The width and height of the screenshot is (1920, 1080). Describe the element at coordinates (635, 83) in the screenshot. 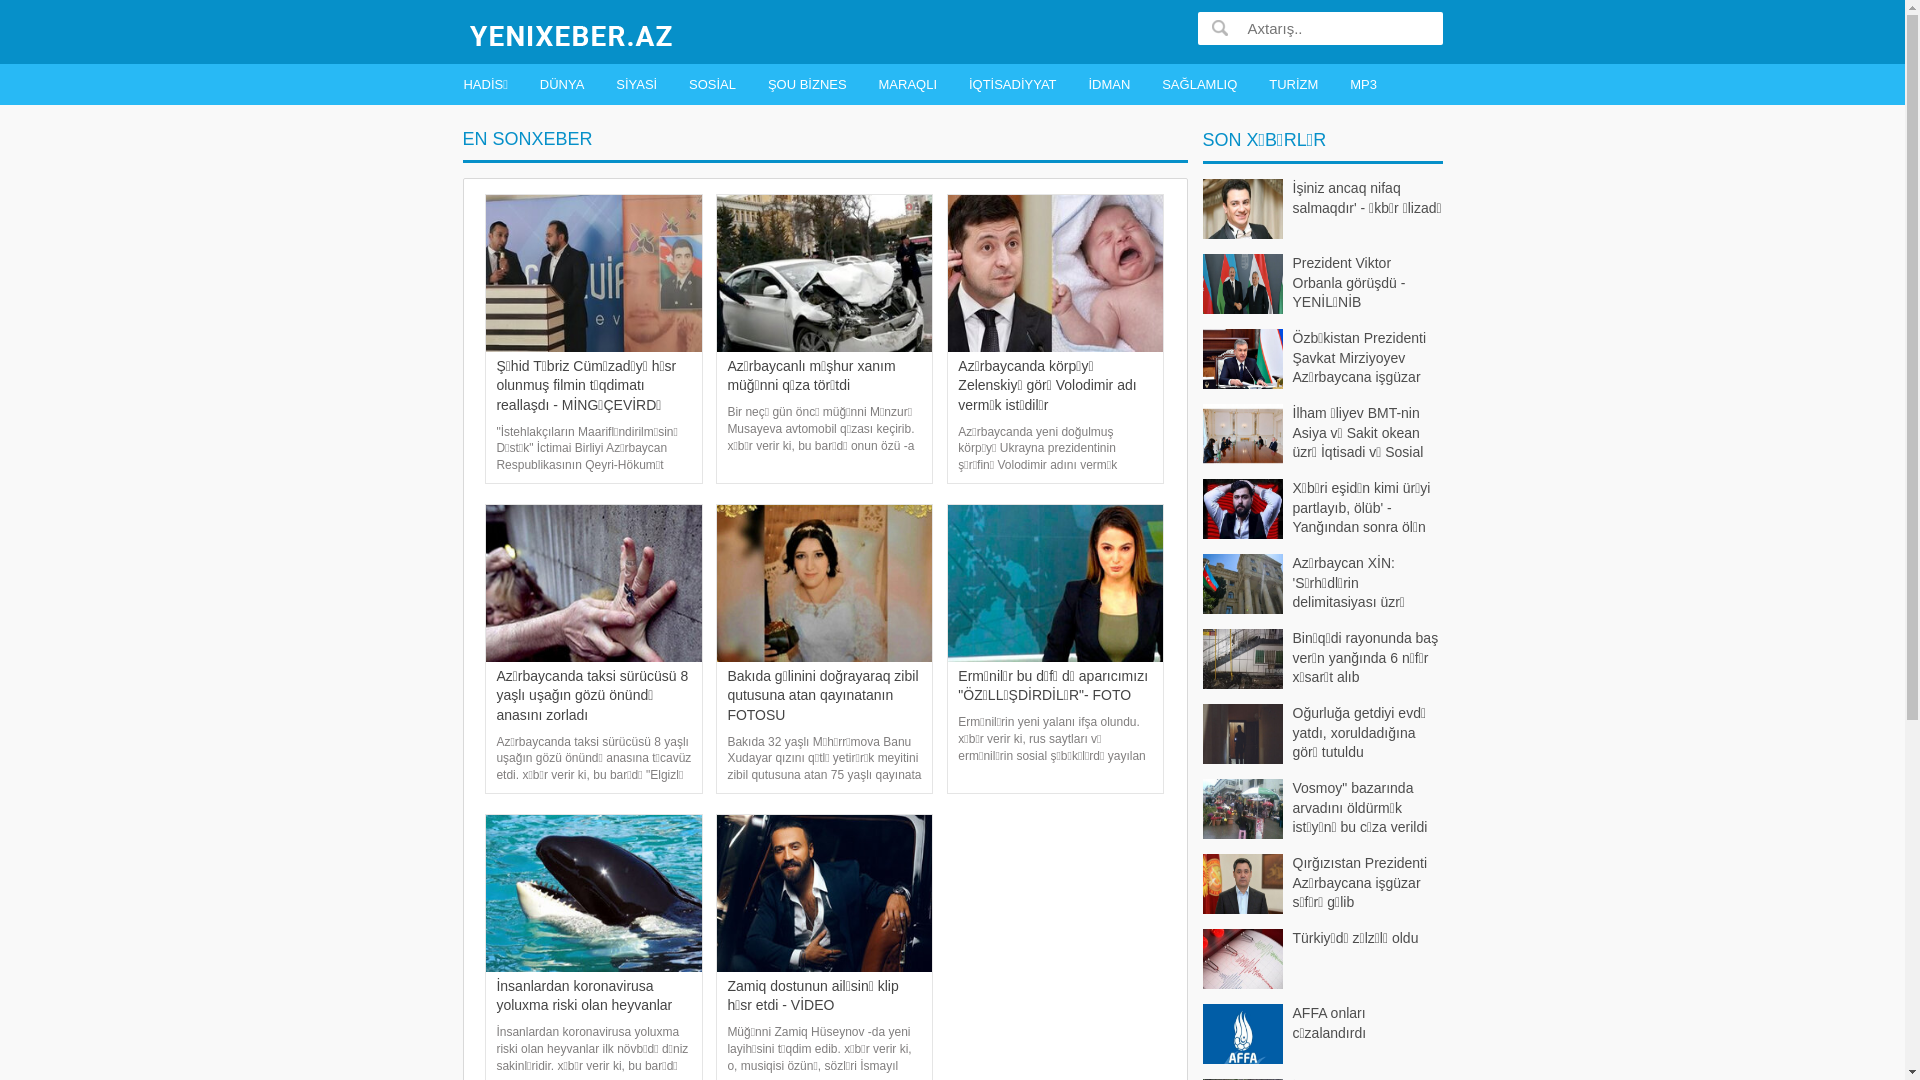

I see `'SIYASI'` at that location.